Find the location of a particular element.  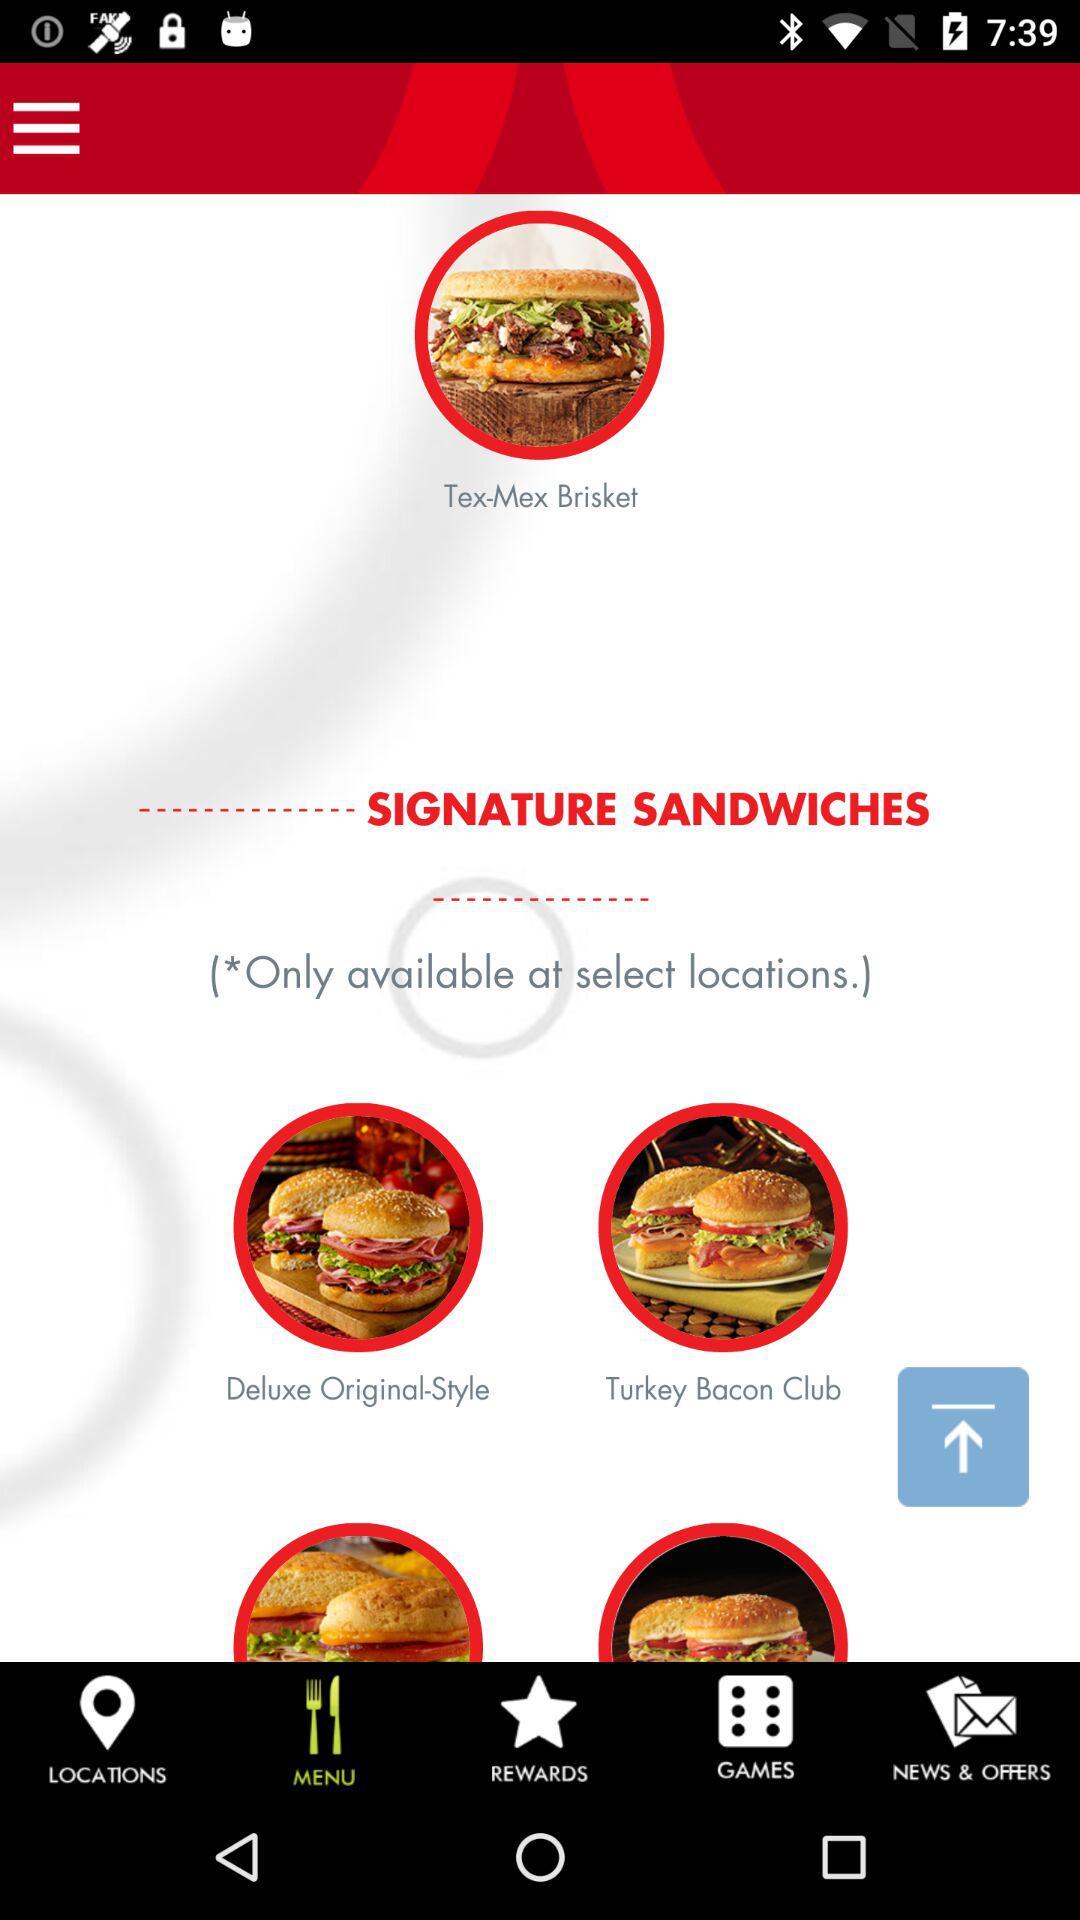

open app navigation options is located at coordinates (45, 127).